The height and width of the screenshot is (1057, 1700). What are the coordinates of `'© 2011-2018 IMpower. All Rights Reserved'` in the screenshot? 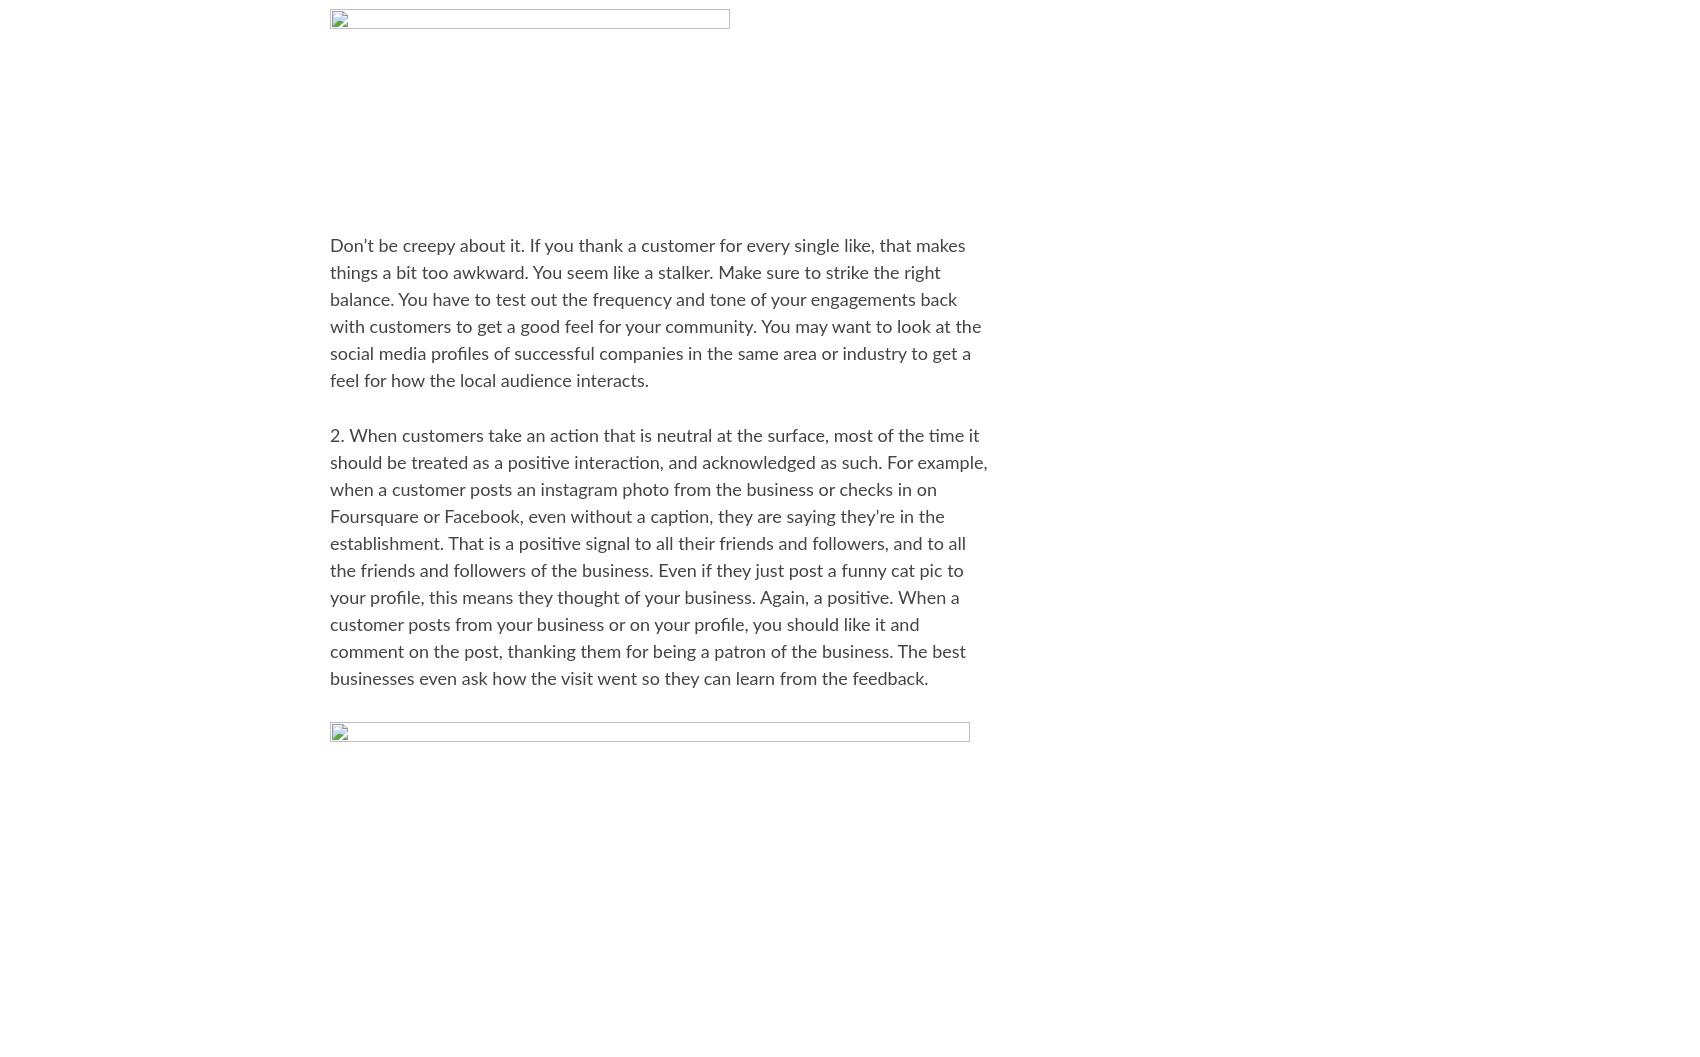 It's located at (763, 815).